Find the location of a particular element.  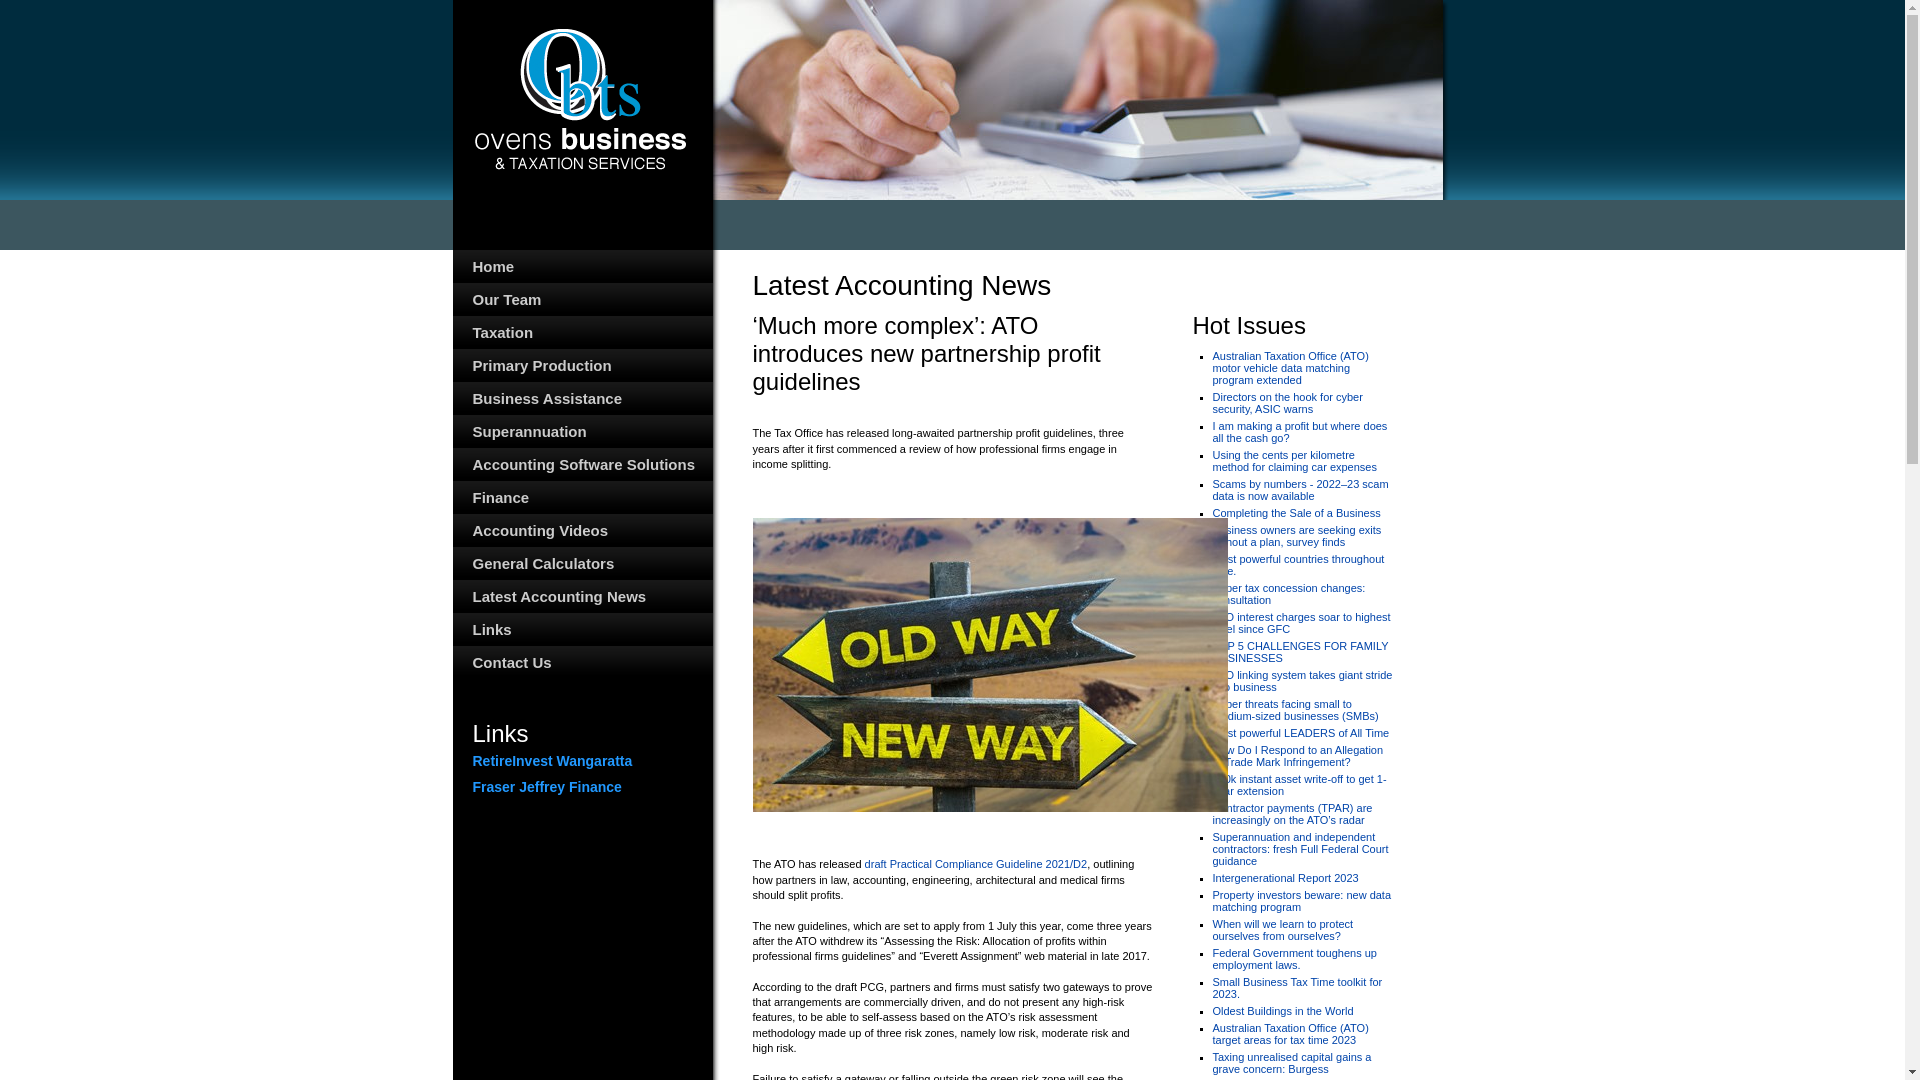

'Business Assistance' is located at coordinates (580, 398).